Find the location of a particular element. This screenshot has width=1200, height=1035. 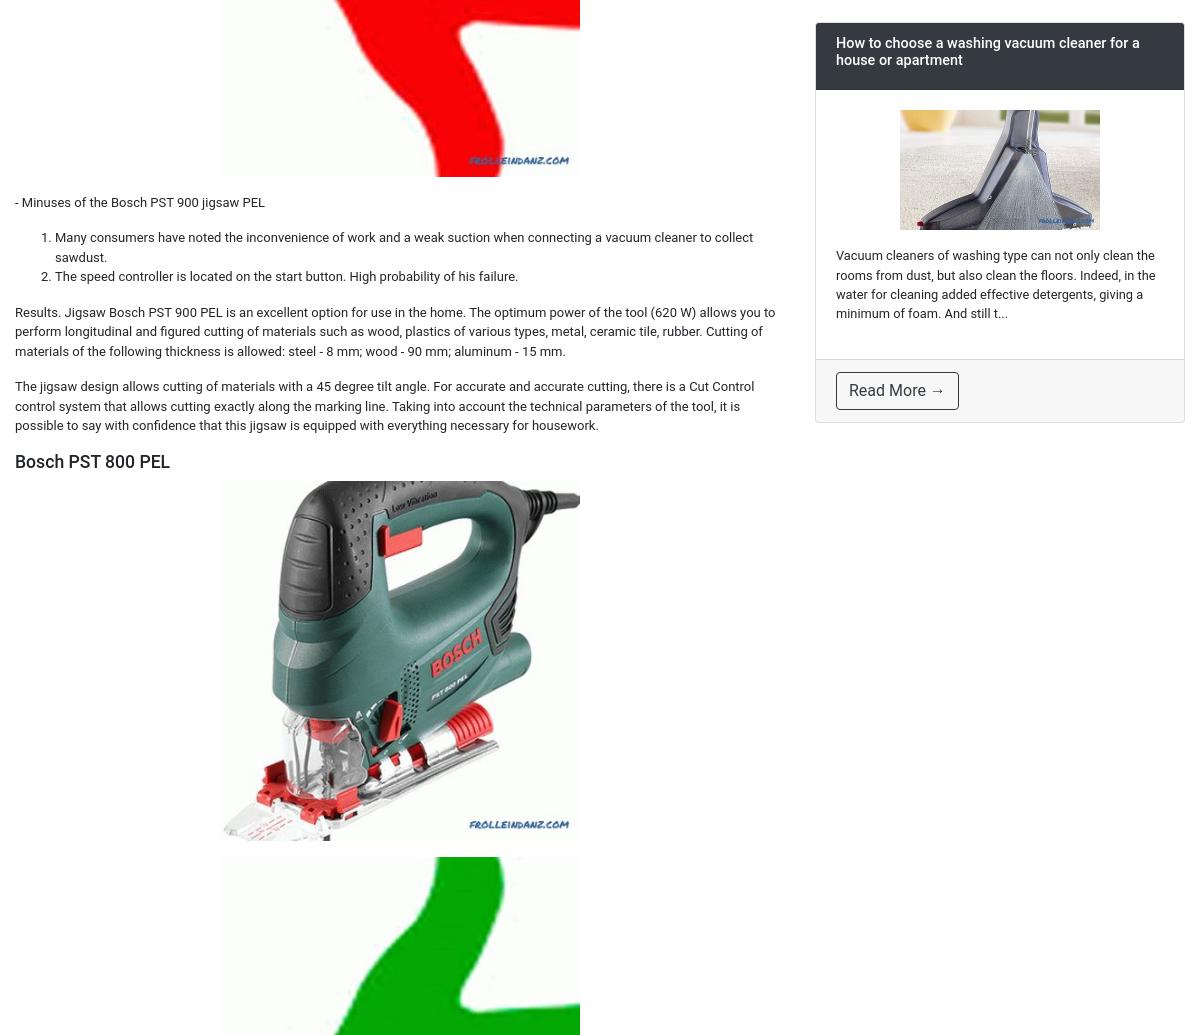

'How to choose a washing vacuum cleaner for a house or apartment' is located at coordinates (835, 51).